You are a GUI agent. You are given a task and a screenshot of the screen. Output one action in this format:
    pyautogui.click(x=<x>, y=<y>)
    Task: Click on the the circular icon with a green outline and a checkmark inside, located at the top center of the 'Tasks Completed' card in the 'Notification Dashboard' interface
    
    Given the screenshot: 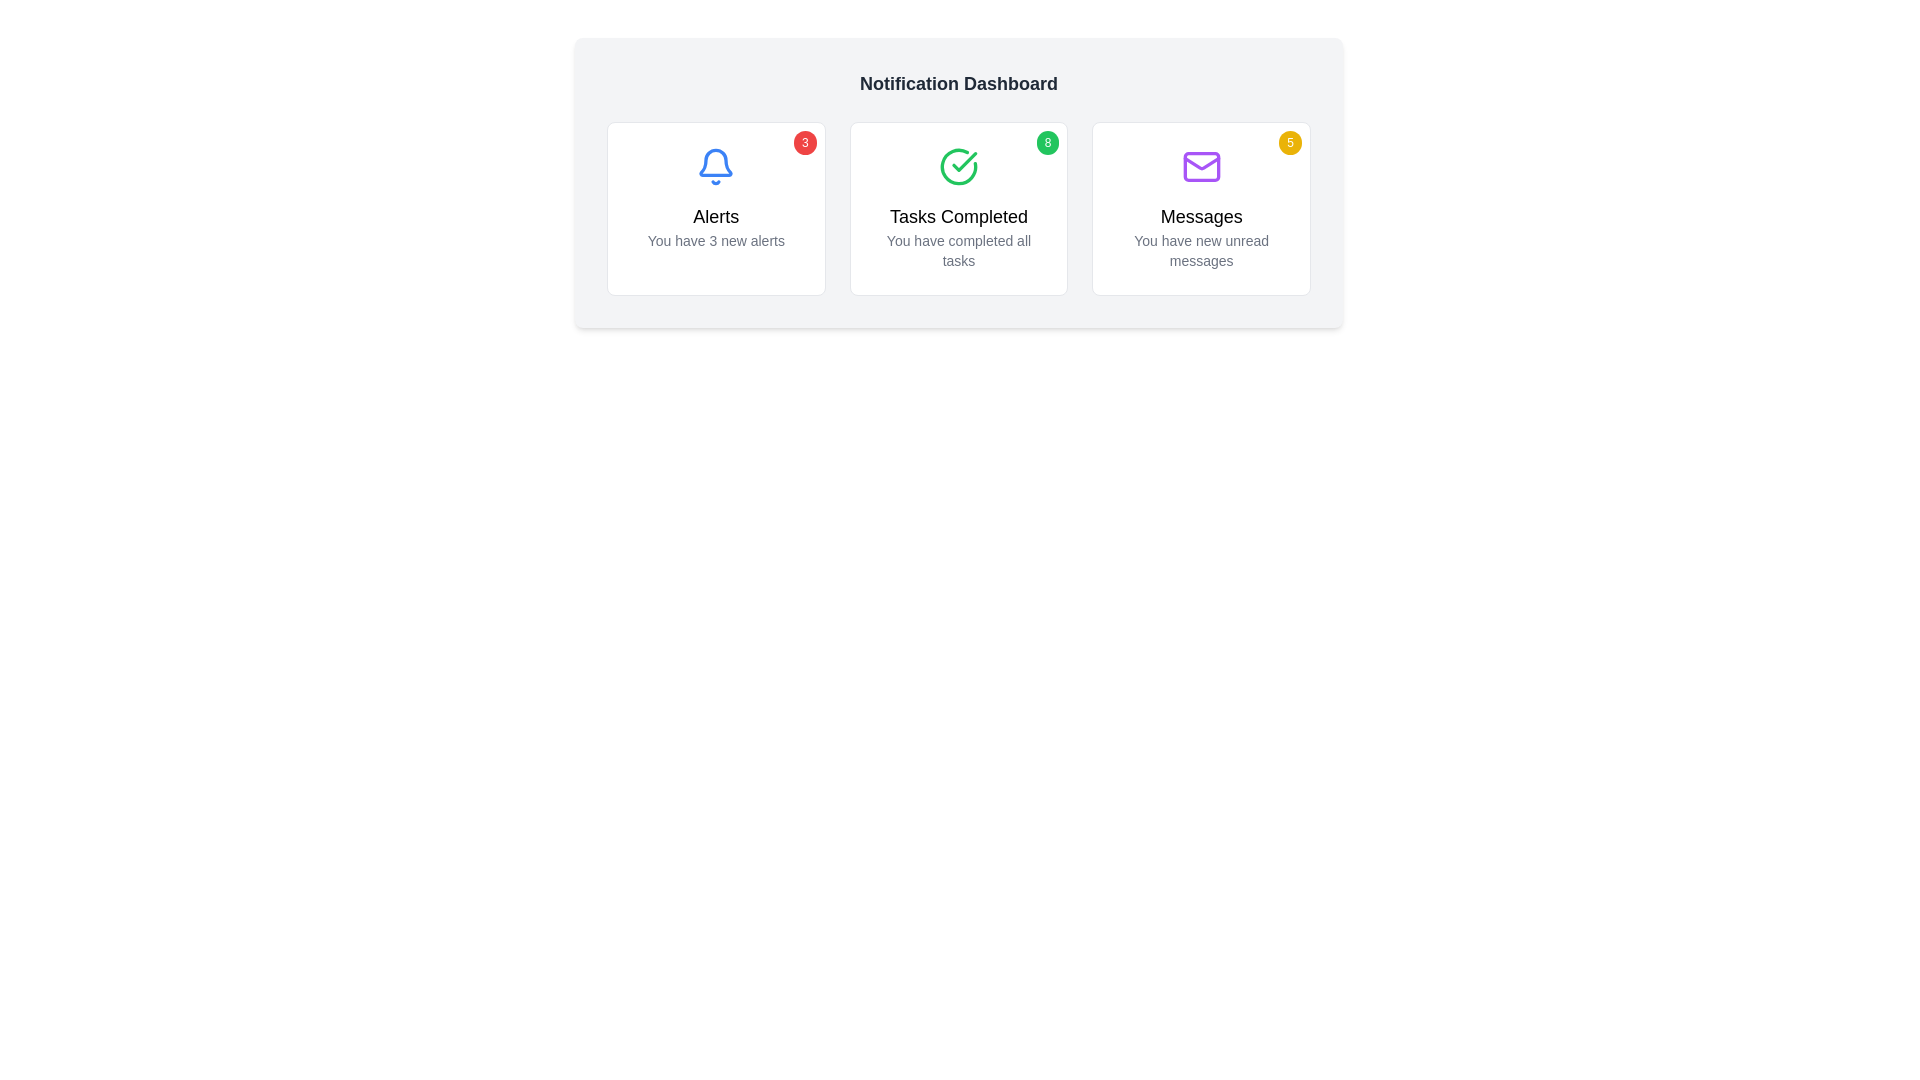 What is the action you would take?
    pyautogui.click(x=958, y=165)
    